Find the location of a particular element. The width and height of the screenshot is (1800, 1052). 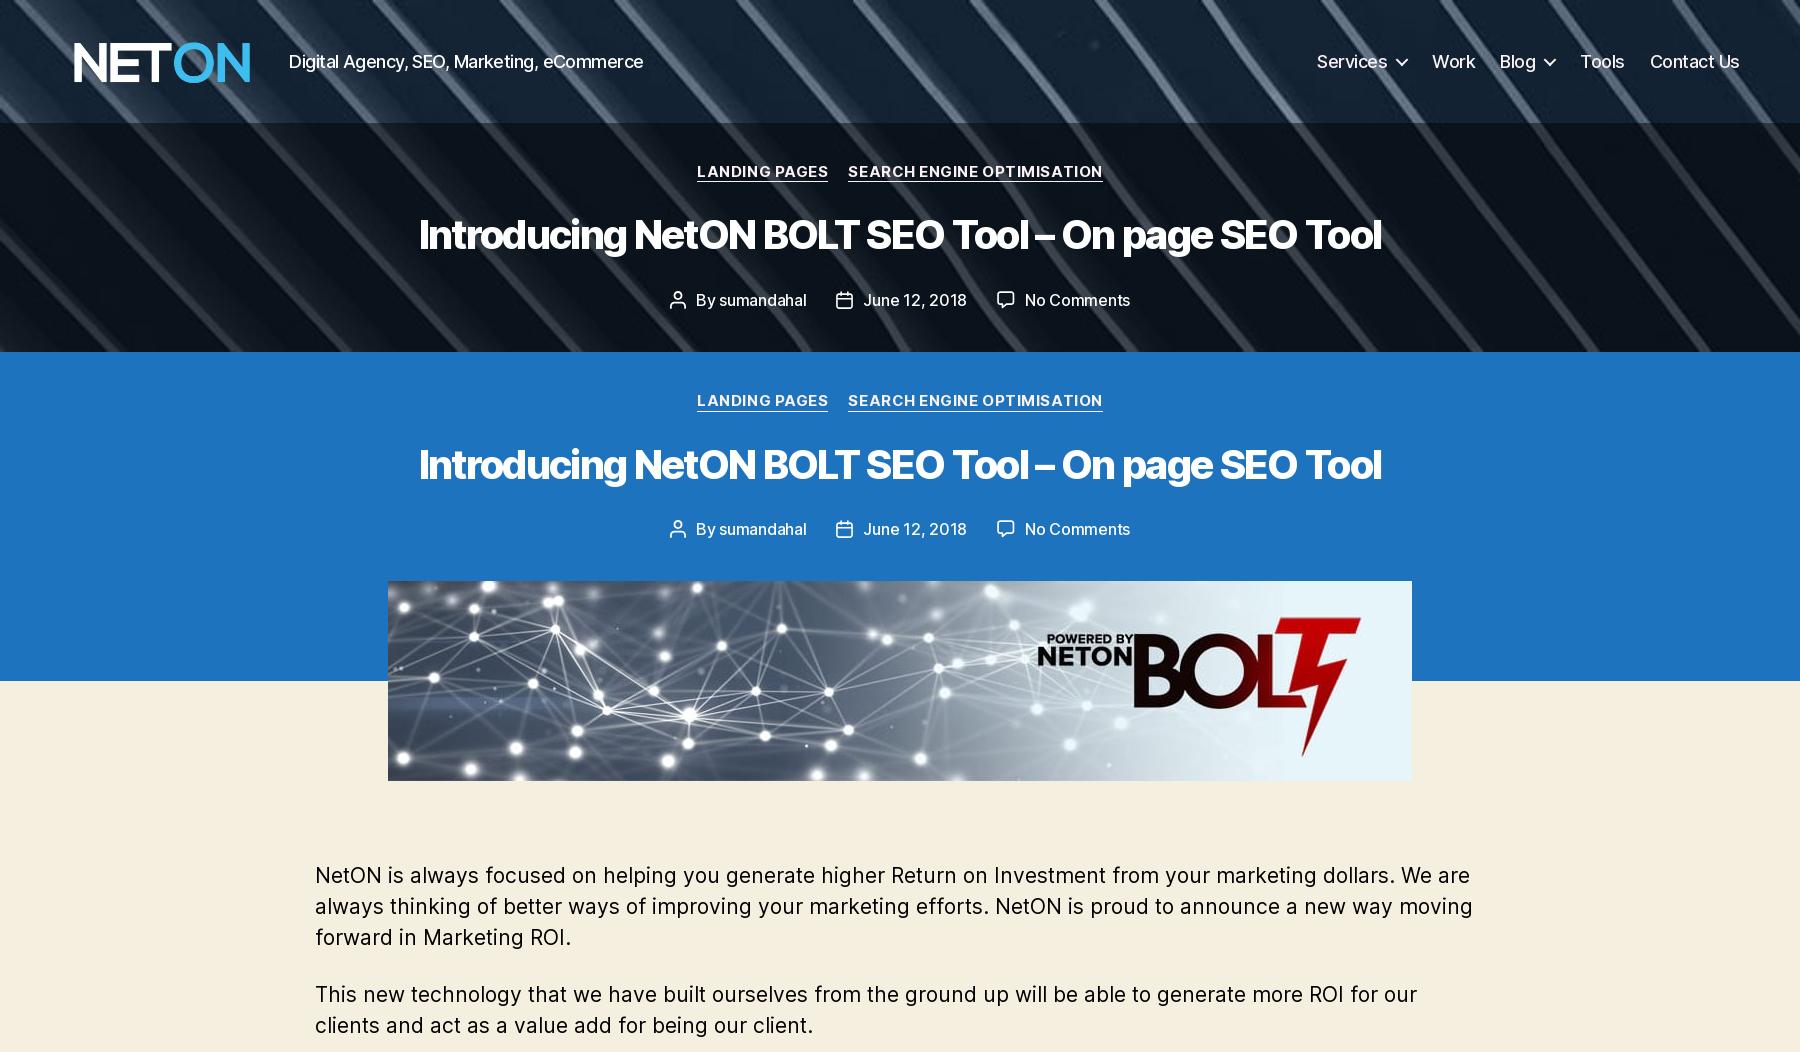

'Checking of Page Meta Tags' is located at coordinates (477, 29).